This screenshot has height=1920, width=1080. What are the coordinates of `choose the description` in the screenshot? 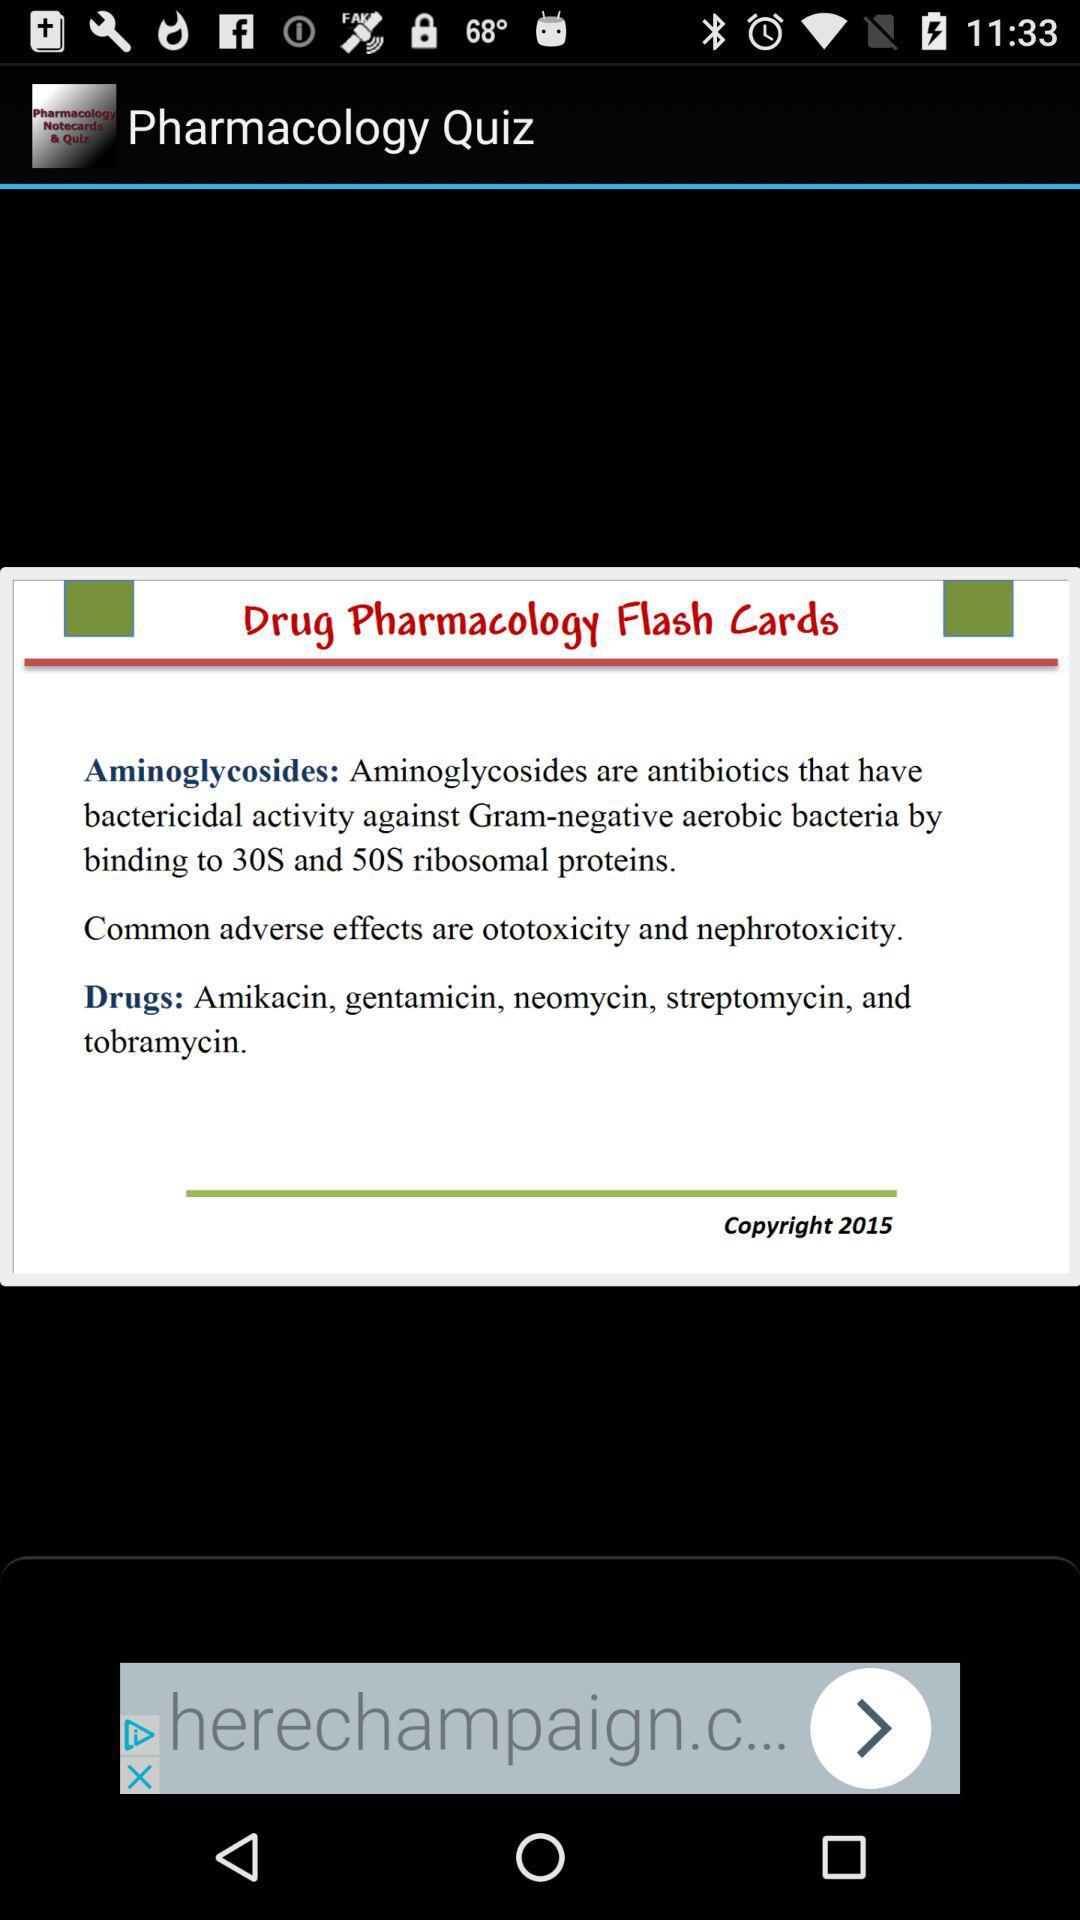 It's located at (540, 924).